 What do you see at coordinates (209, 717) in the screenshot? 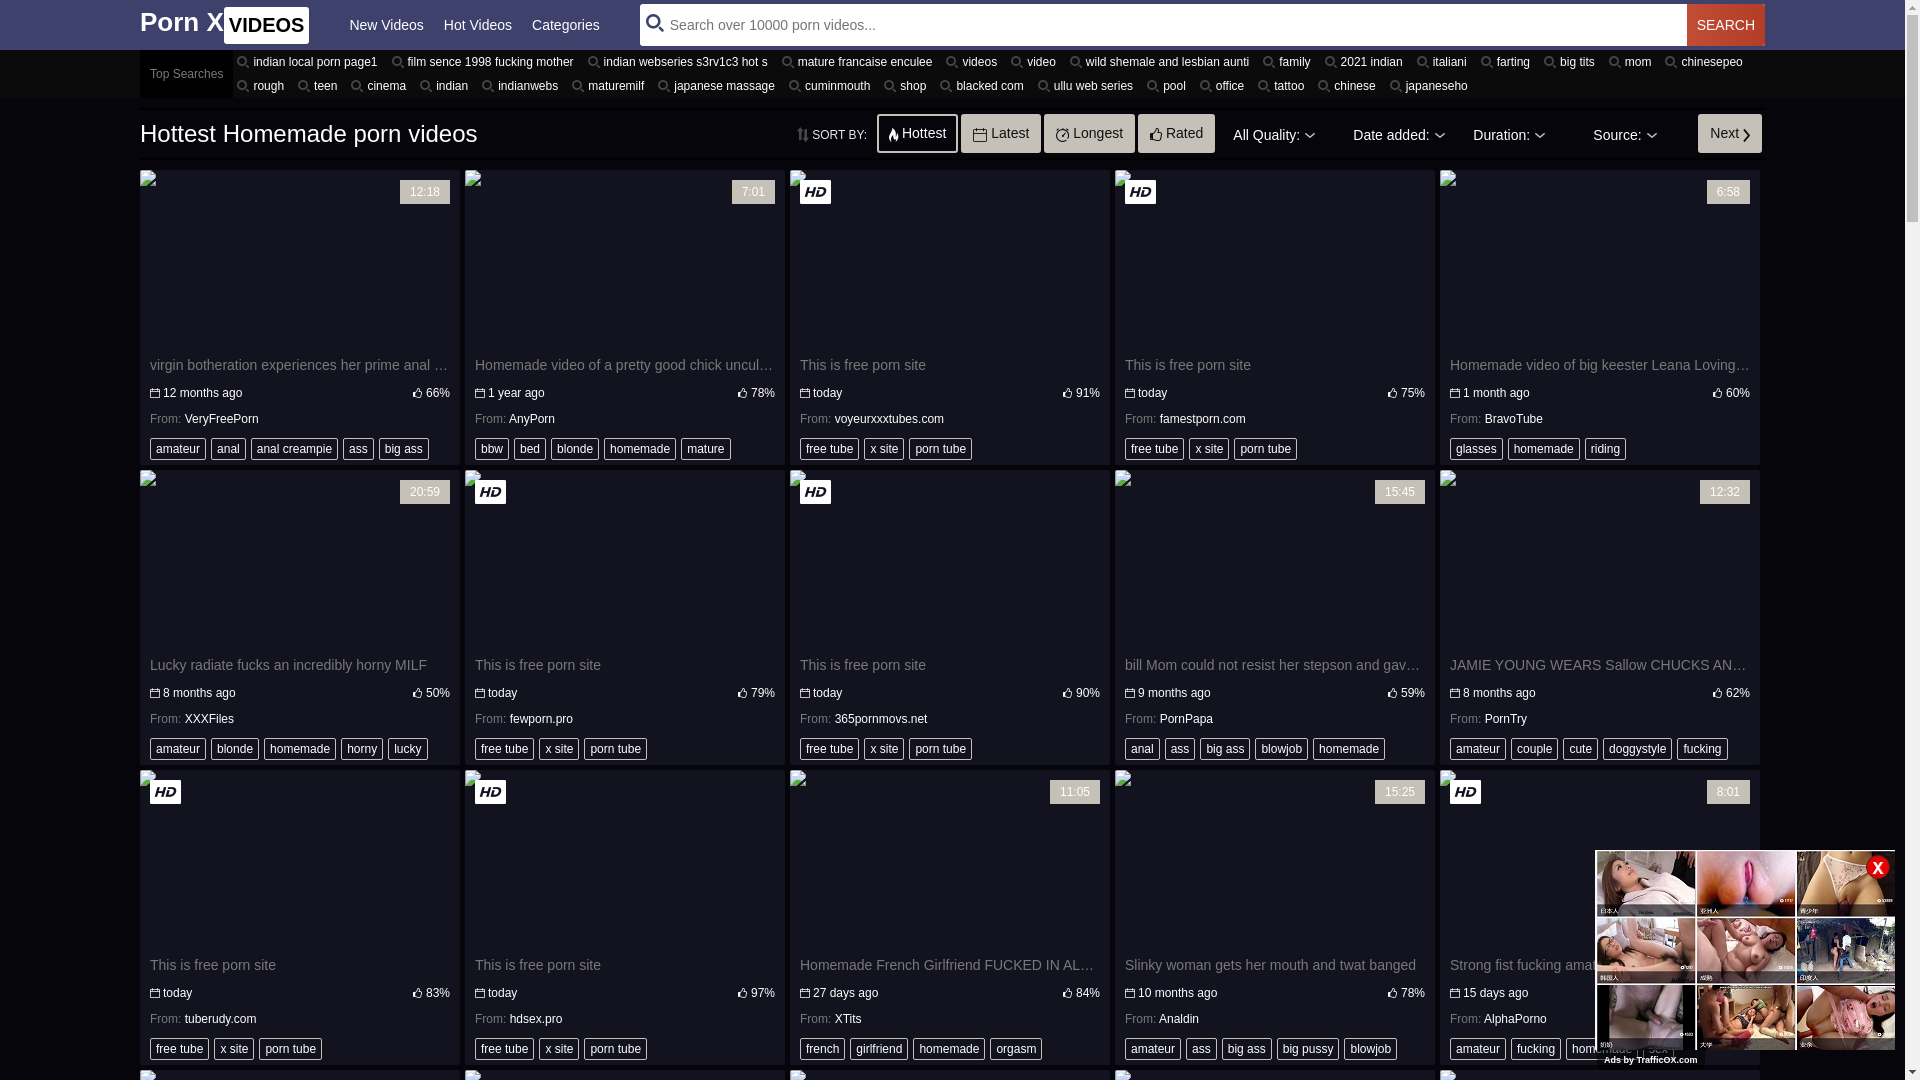
I see `'XXXFiles'` at bounding box center [209, 717].